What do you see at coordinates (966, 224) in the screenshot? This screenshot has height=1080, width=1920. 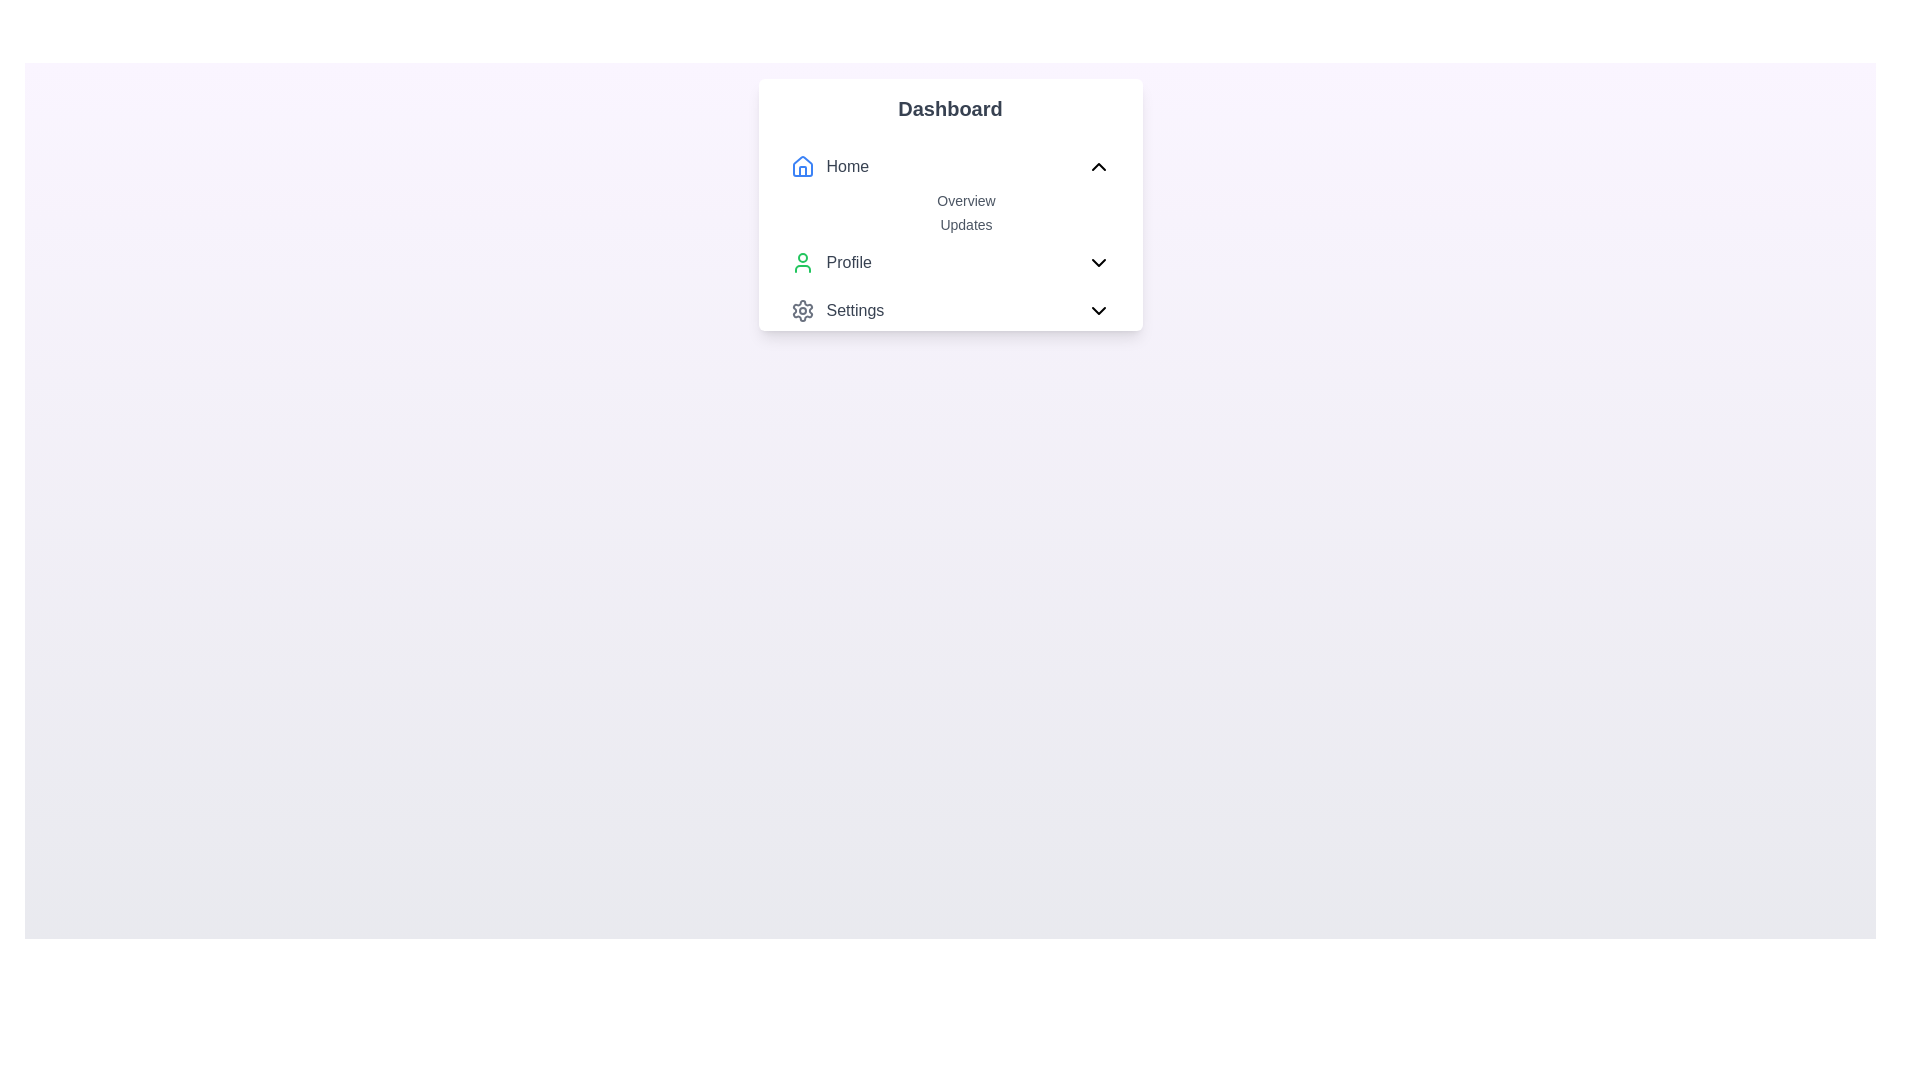 I see `the navigational text labeled 'Updates' located under the 'Dashboard' panel` at bounding box center [966, 224].